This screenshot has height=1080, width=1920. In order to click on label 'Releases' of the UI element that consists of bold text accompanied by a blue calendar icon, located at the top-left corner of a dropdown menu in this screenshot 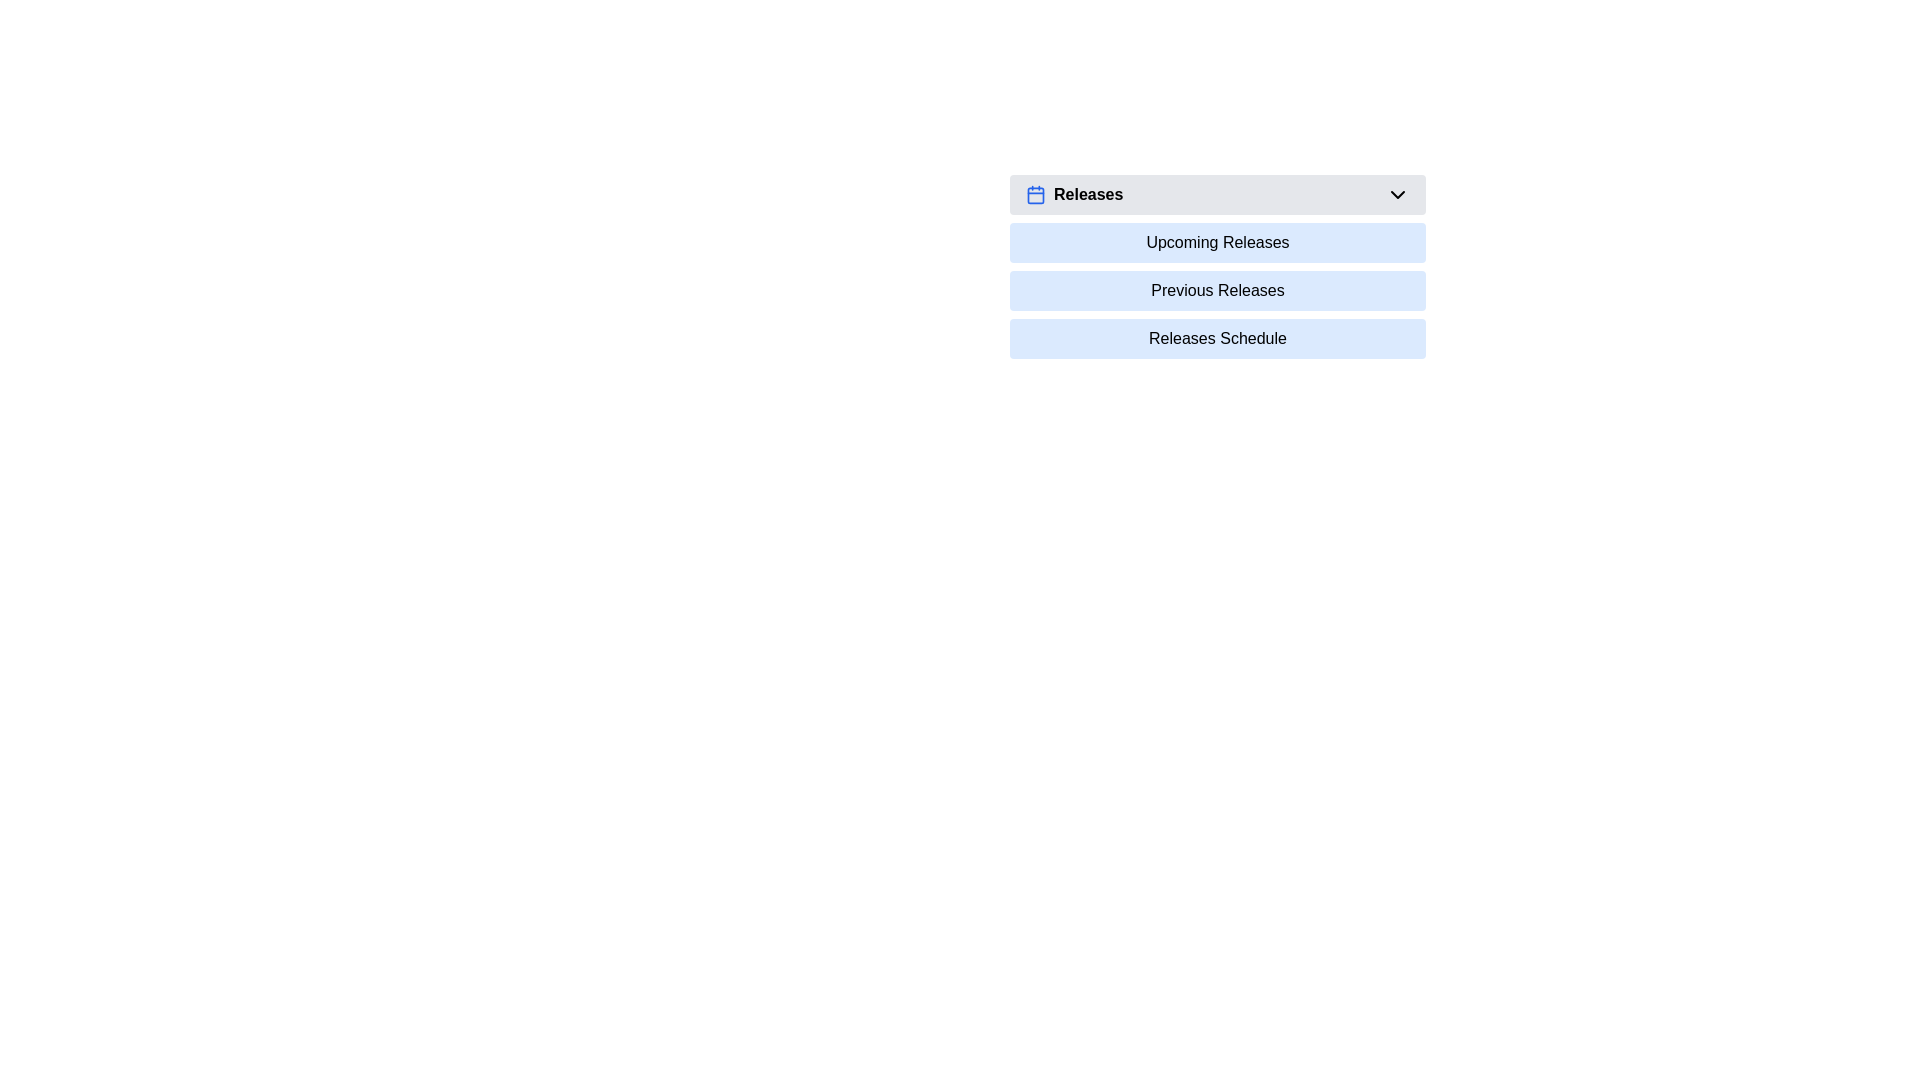, I will do `click(1073, 195)`.